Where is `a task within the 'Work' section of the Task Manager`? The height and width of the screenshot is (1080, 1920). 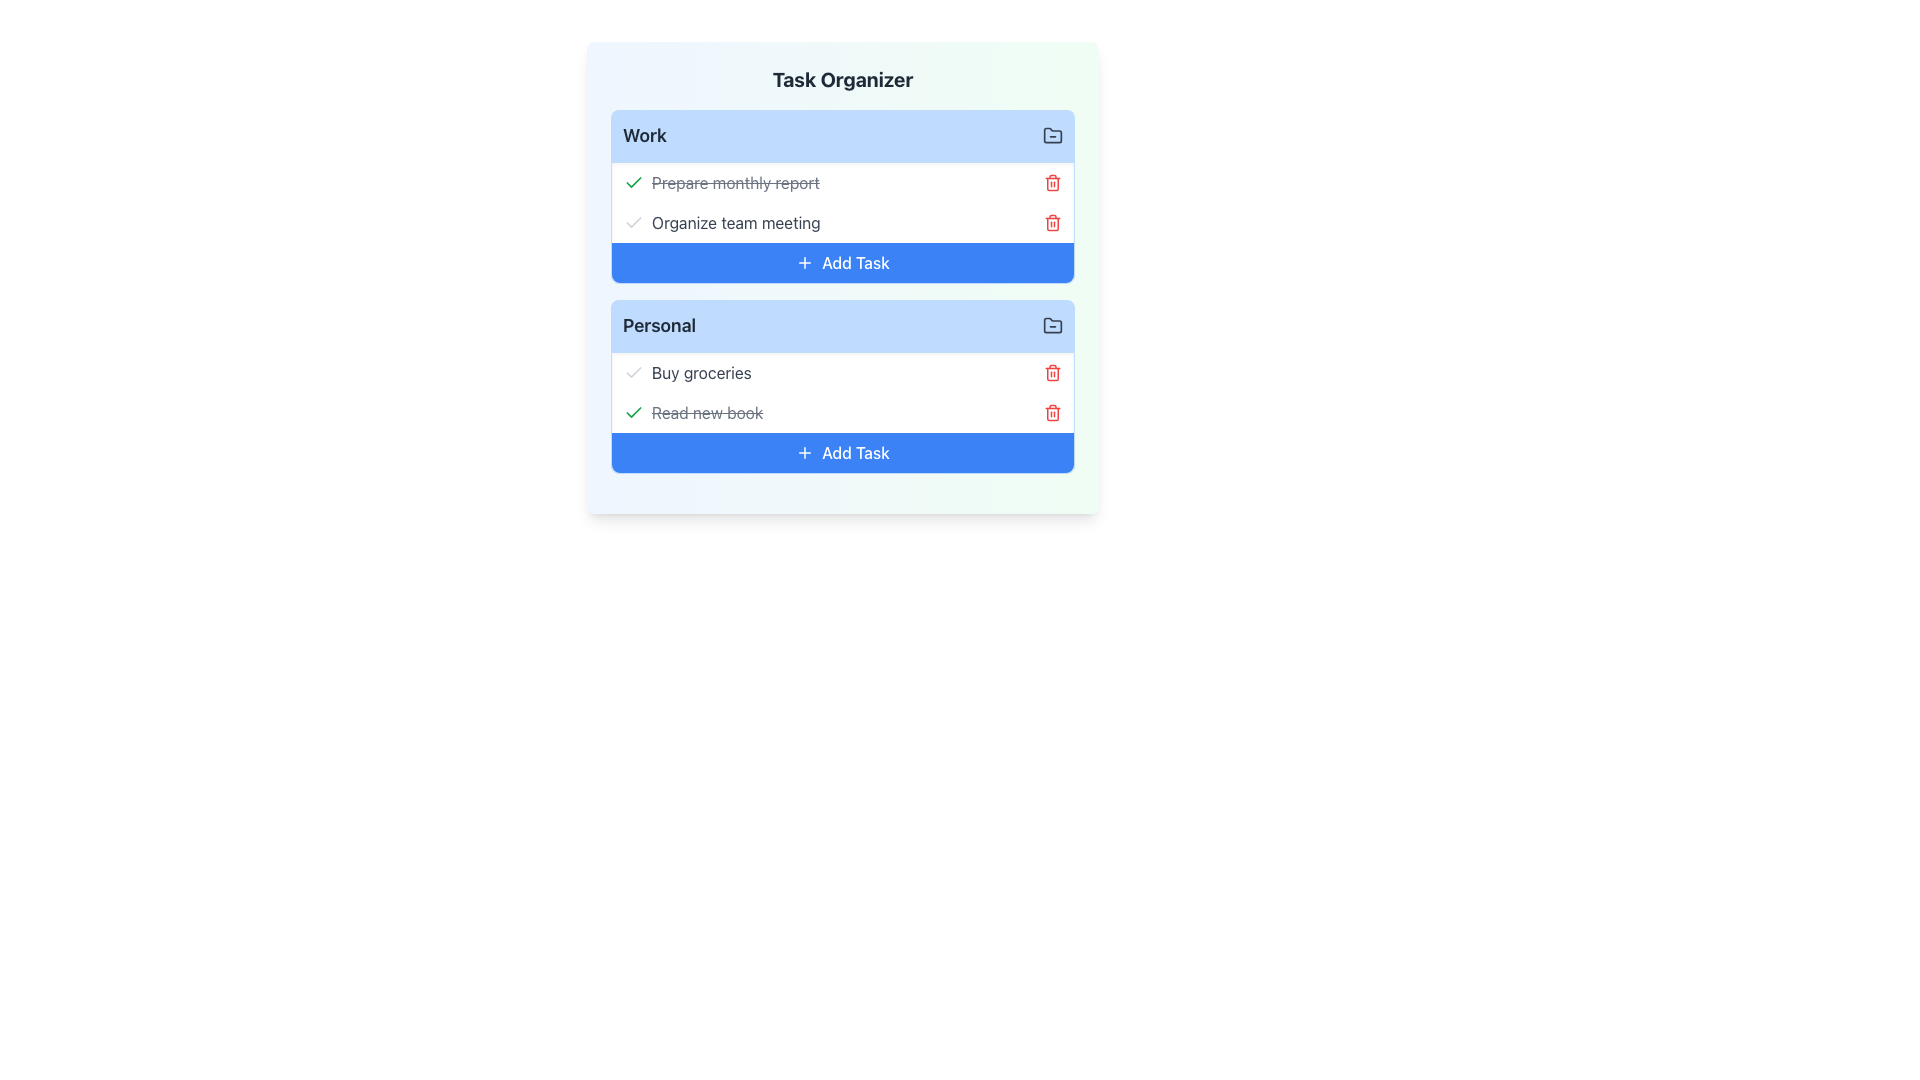 a task within the 'Work' section of the Task Manager is located at coordinates (843, 196).